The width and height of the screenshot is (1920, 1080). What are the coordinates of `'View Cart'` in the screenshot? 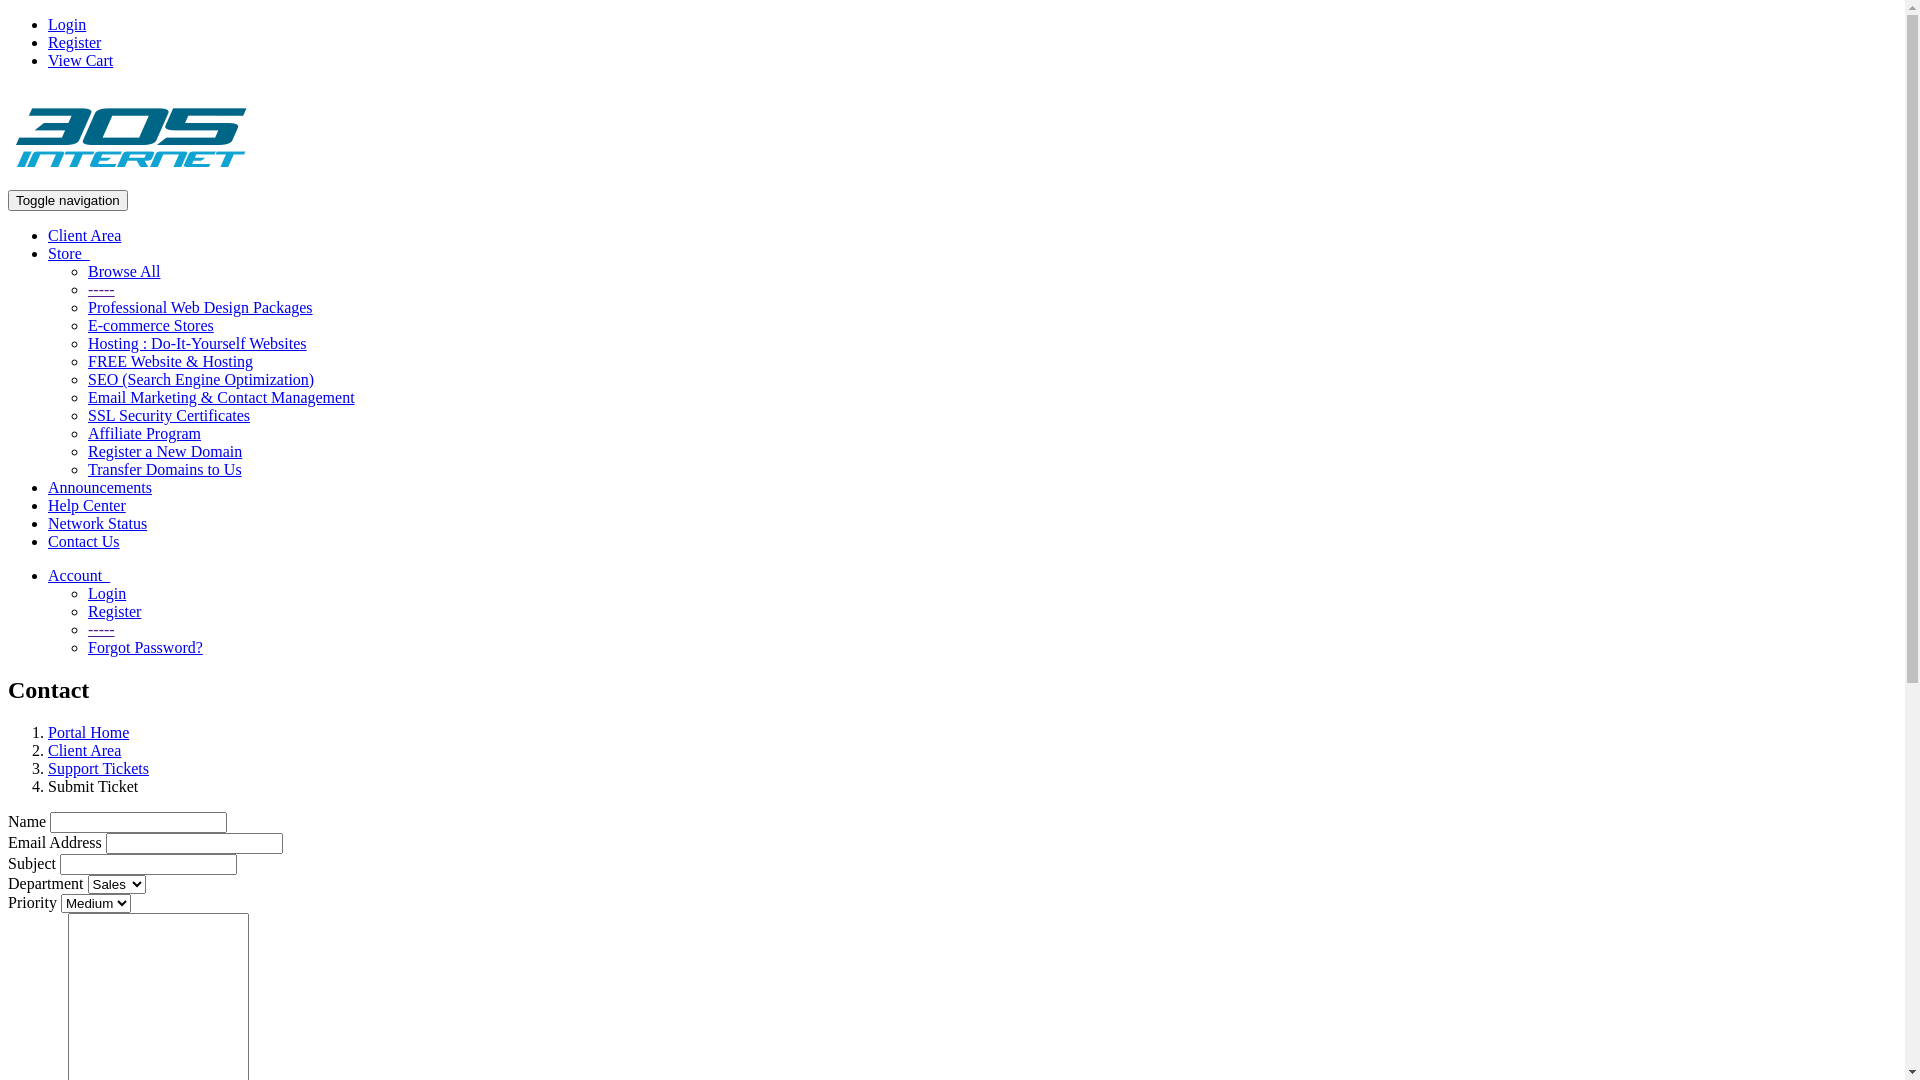 It's located at (80, 59).